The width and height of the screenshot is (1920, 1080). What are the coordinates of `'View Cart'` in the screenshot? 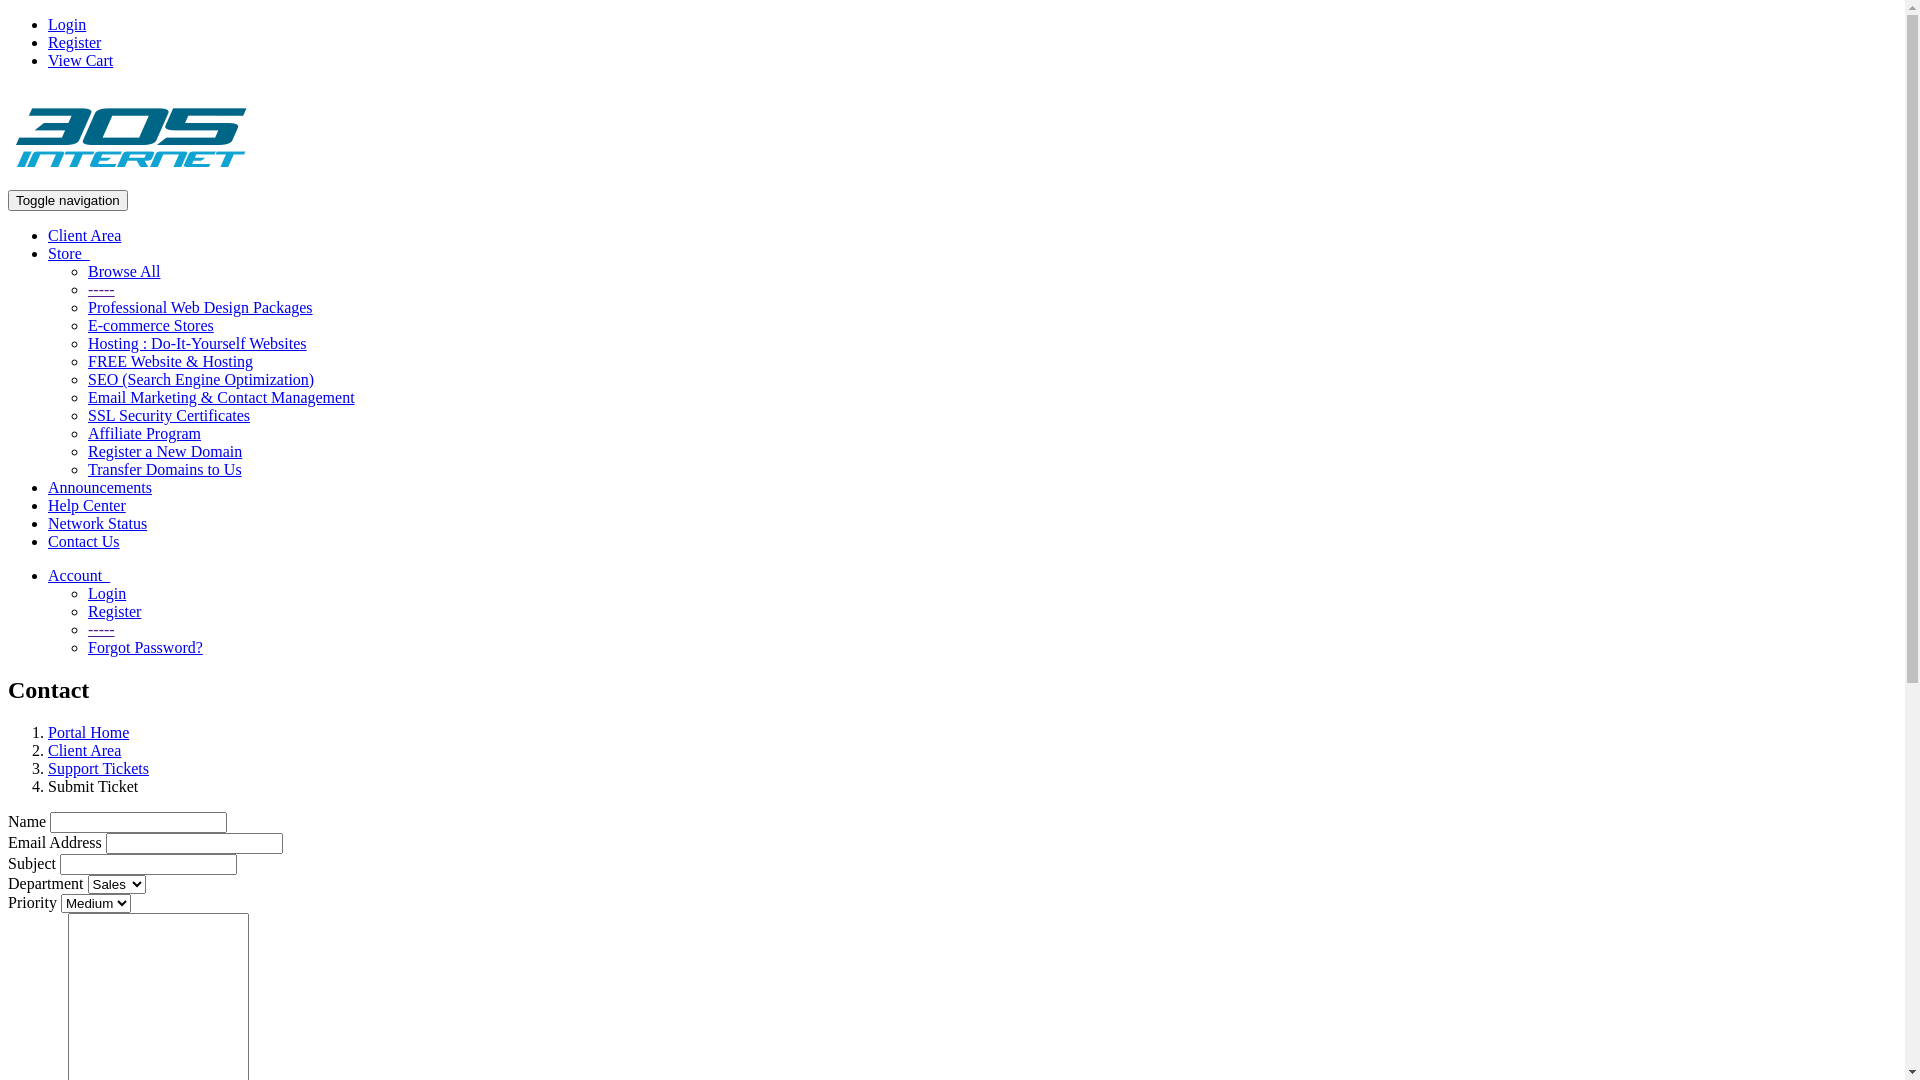 It's located at (80, 59).